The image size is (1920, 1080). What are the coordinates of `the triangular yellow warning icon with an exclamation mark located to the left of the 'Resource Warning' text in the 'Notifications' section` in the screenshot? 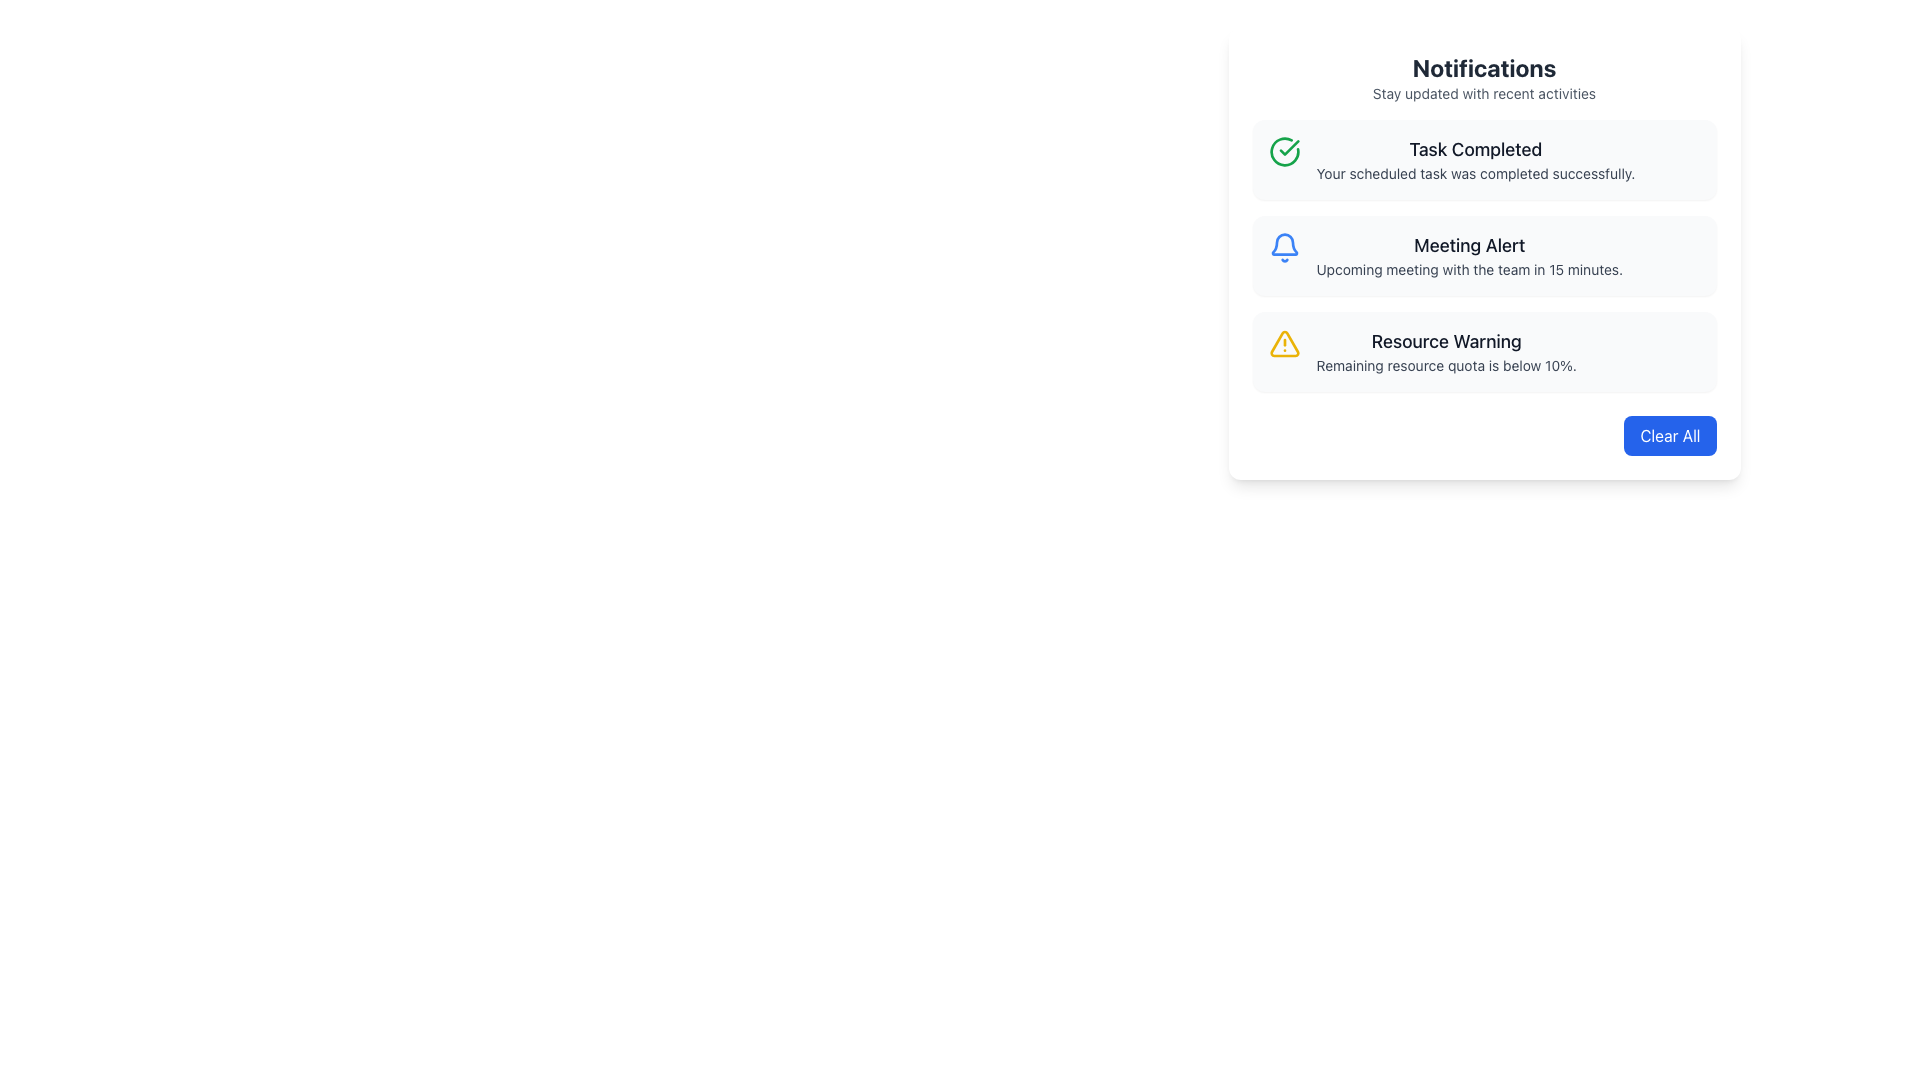 It's located at (1284, 342).